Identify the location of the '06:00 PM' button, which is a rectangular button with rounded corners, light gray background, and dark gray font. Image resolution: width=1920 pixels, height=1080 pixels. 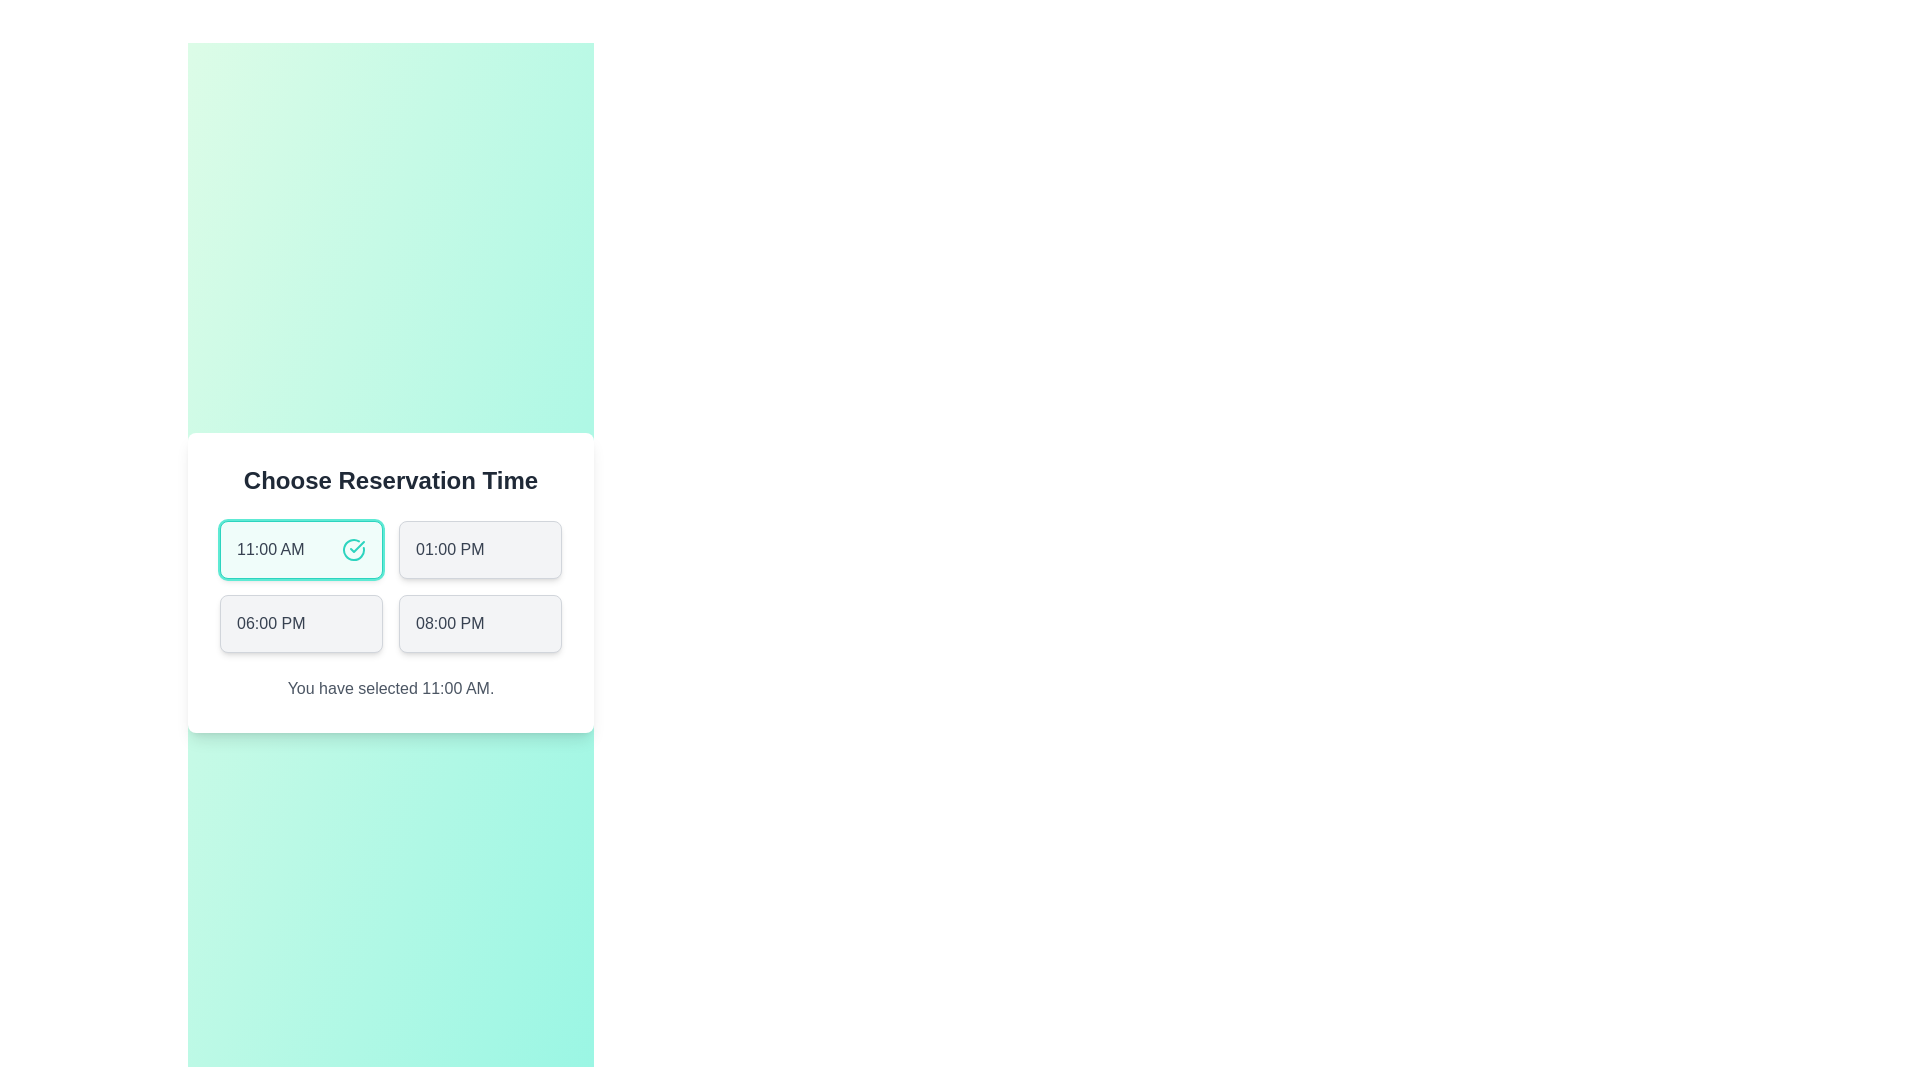
(300, 623).